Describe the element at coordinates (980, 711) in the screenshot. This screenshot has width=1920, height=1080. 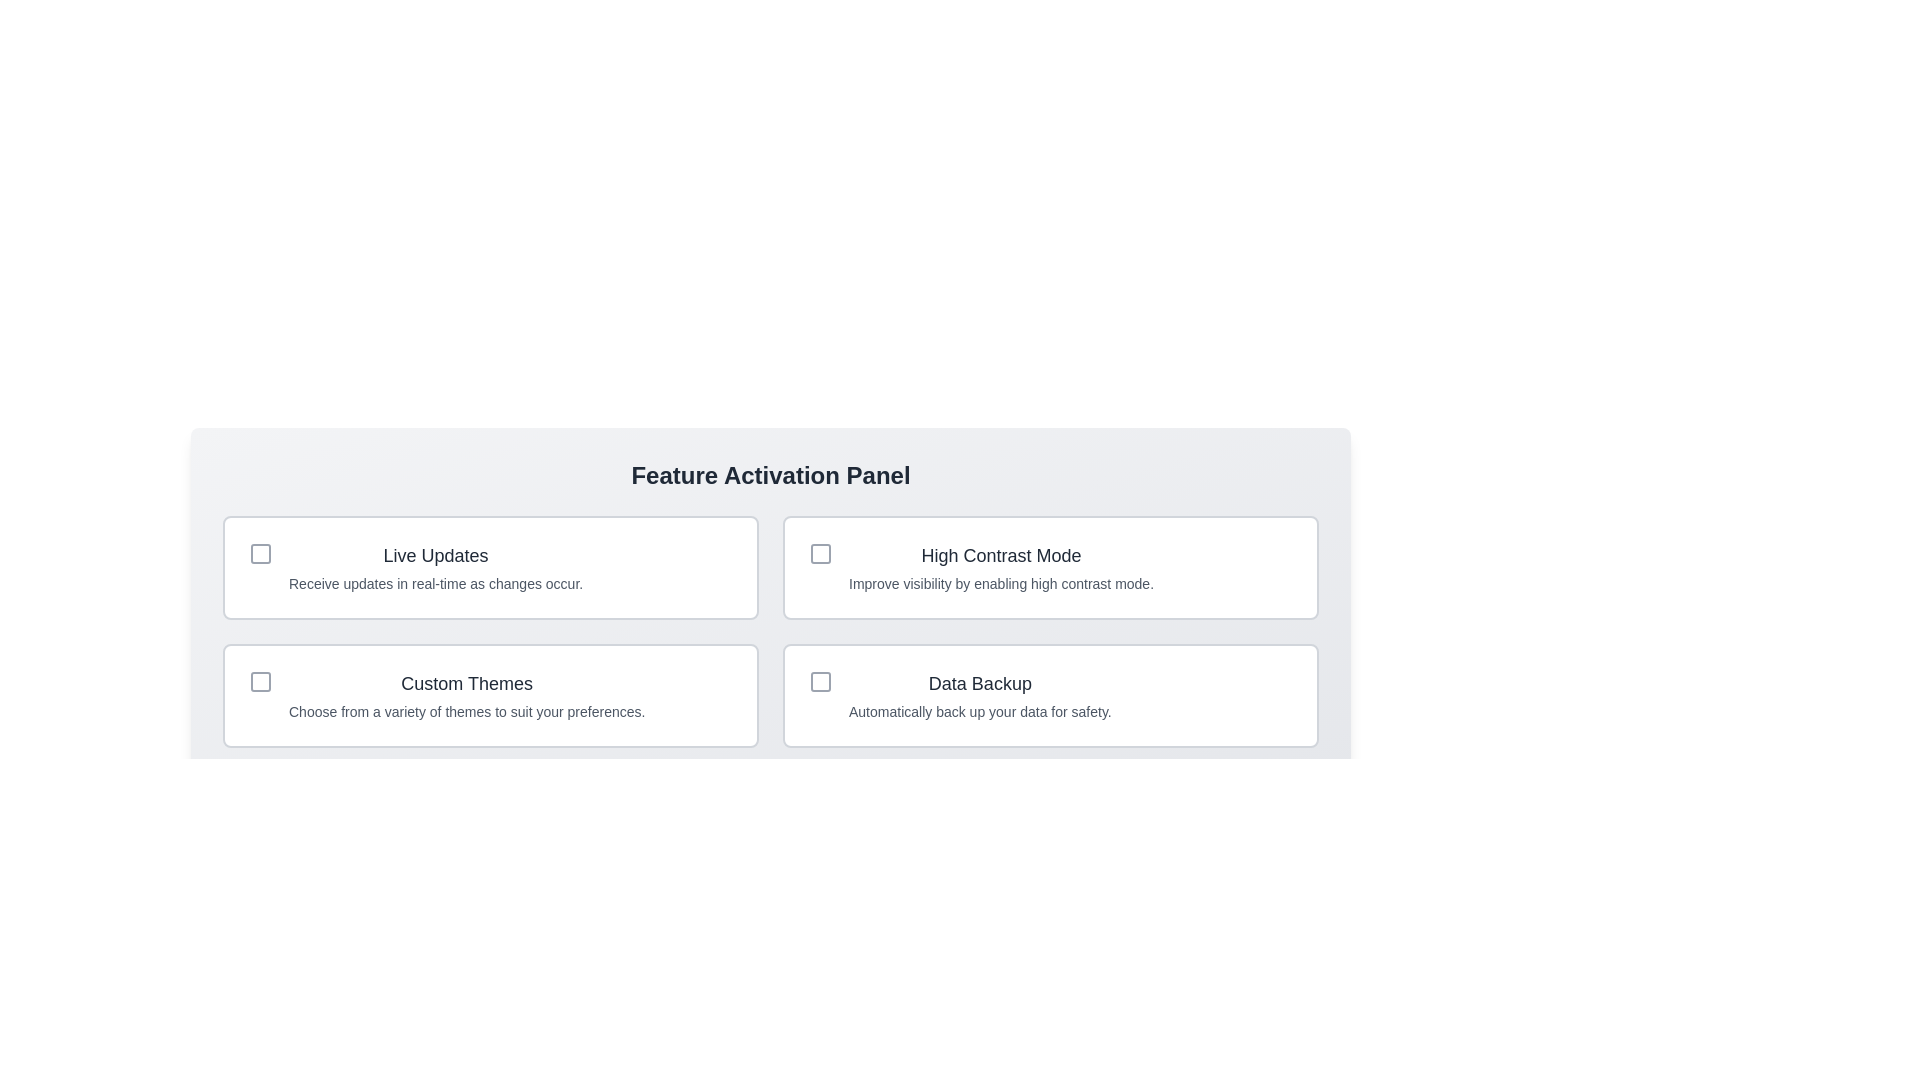
I see `the static text that provides additional information about the 'Data Backup' feature, located below the 'Data Backup' title` at that location.